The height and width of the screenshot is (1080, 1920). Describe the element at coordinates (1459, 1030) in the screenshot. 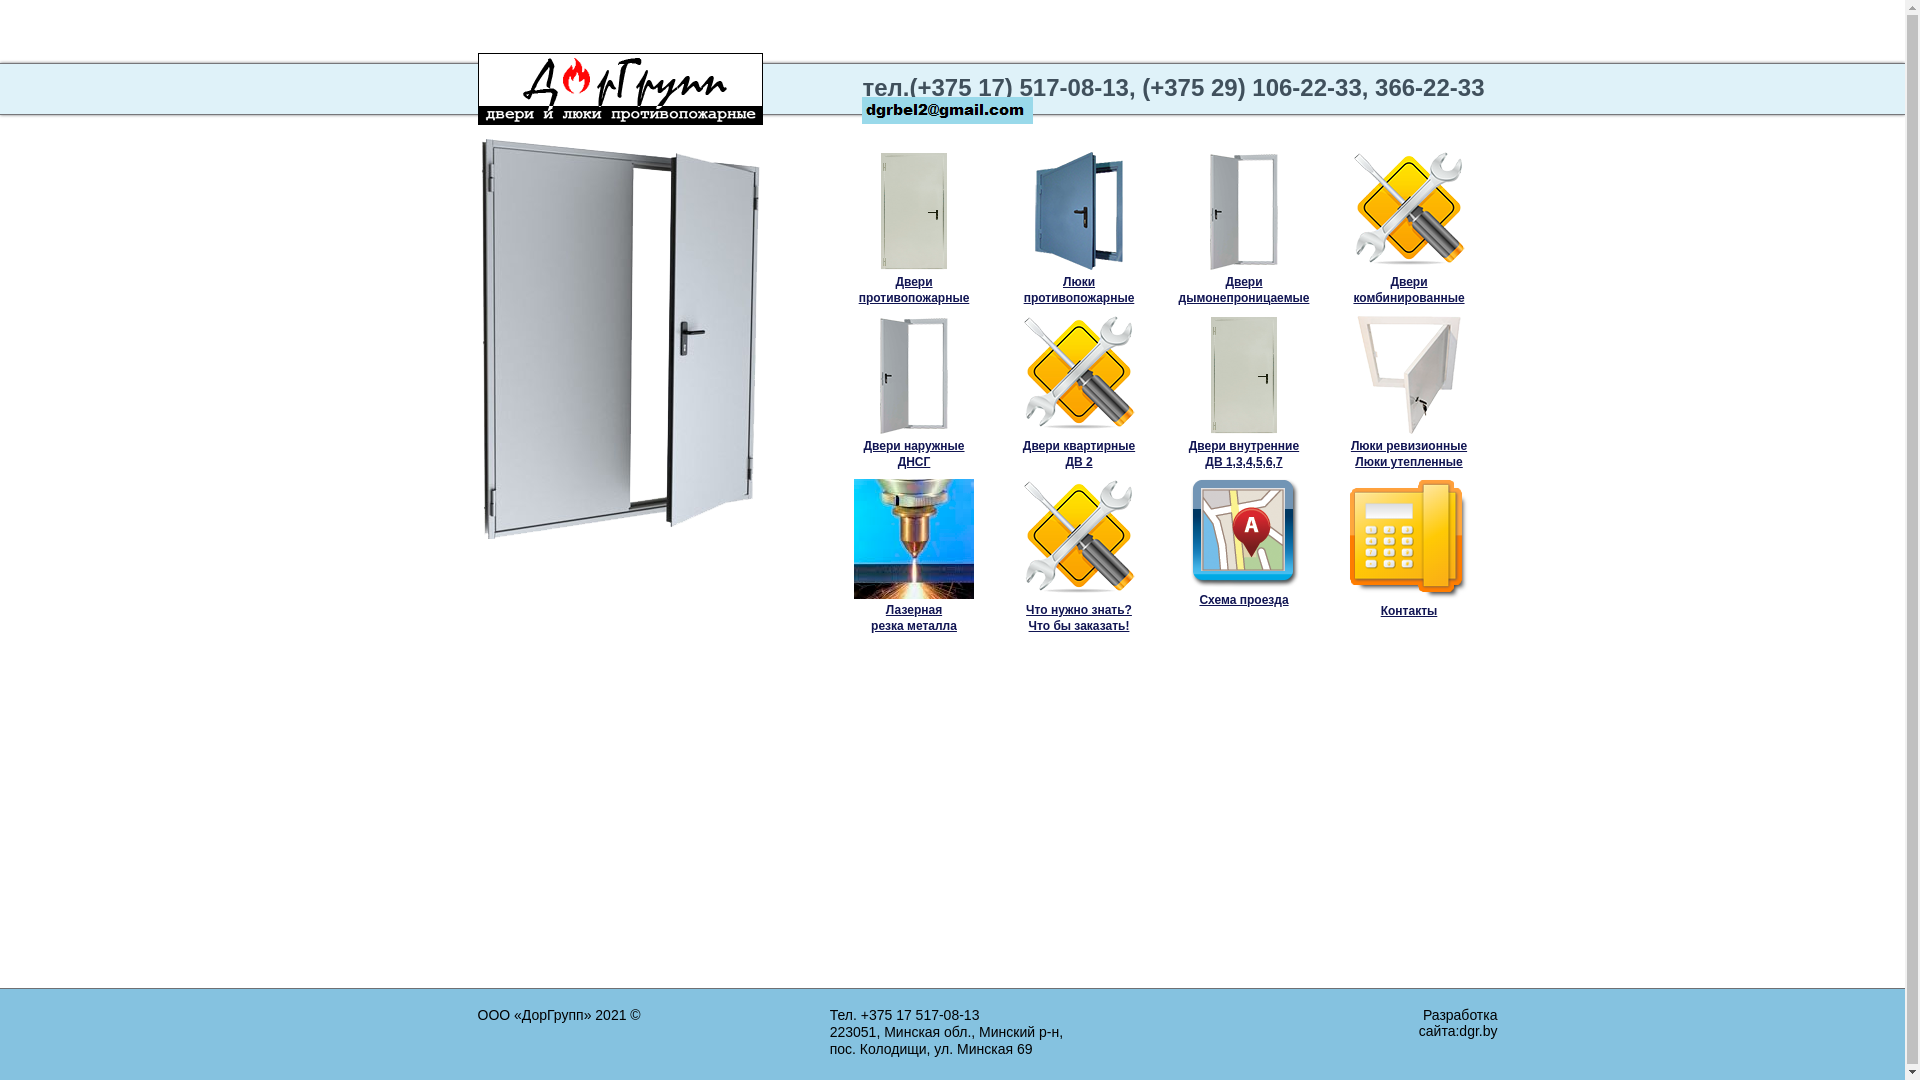

I see `'dgr.by'` at that location.